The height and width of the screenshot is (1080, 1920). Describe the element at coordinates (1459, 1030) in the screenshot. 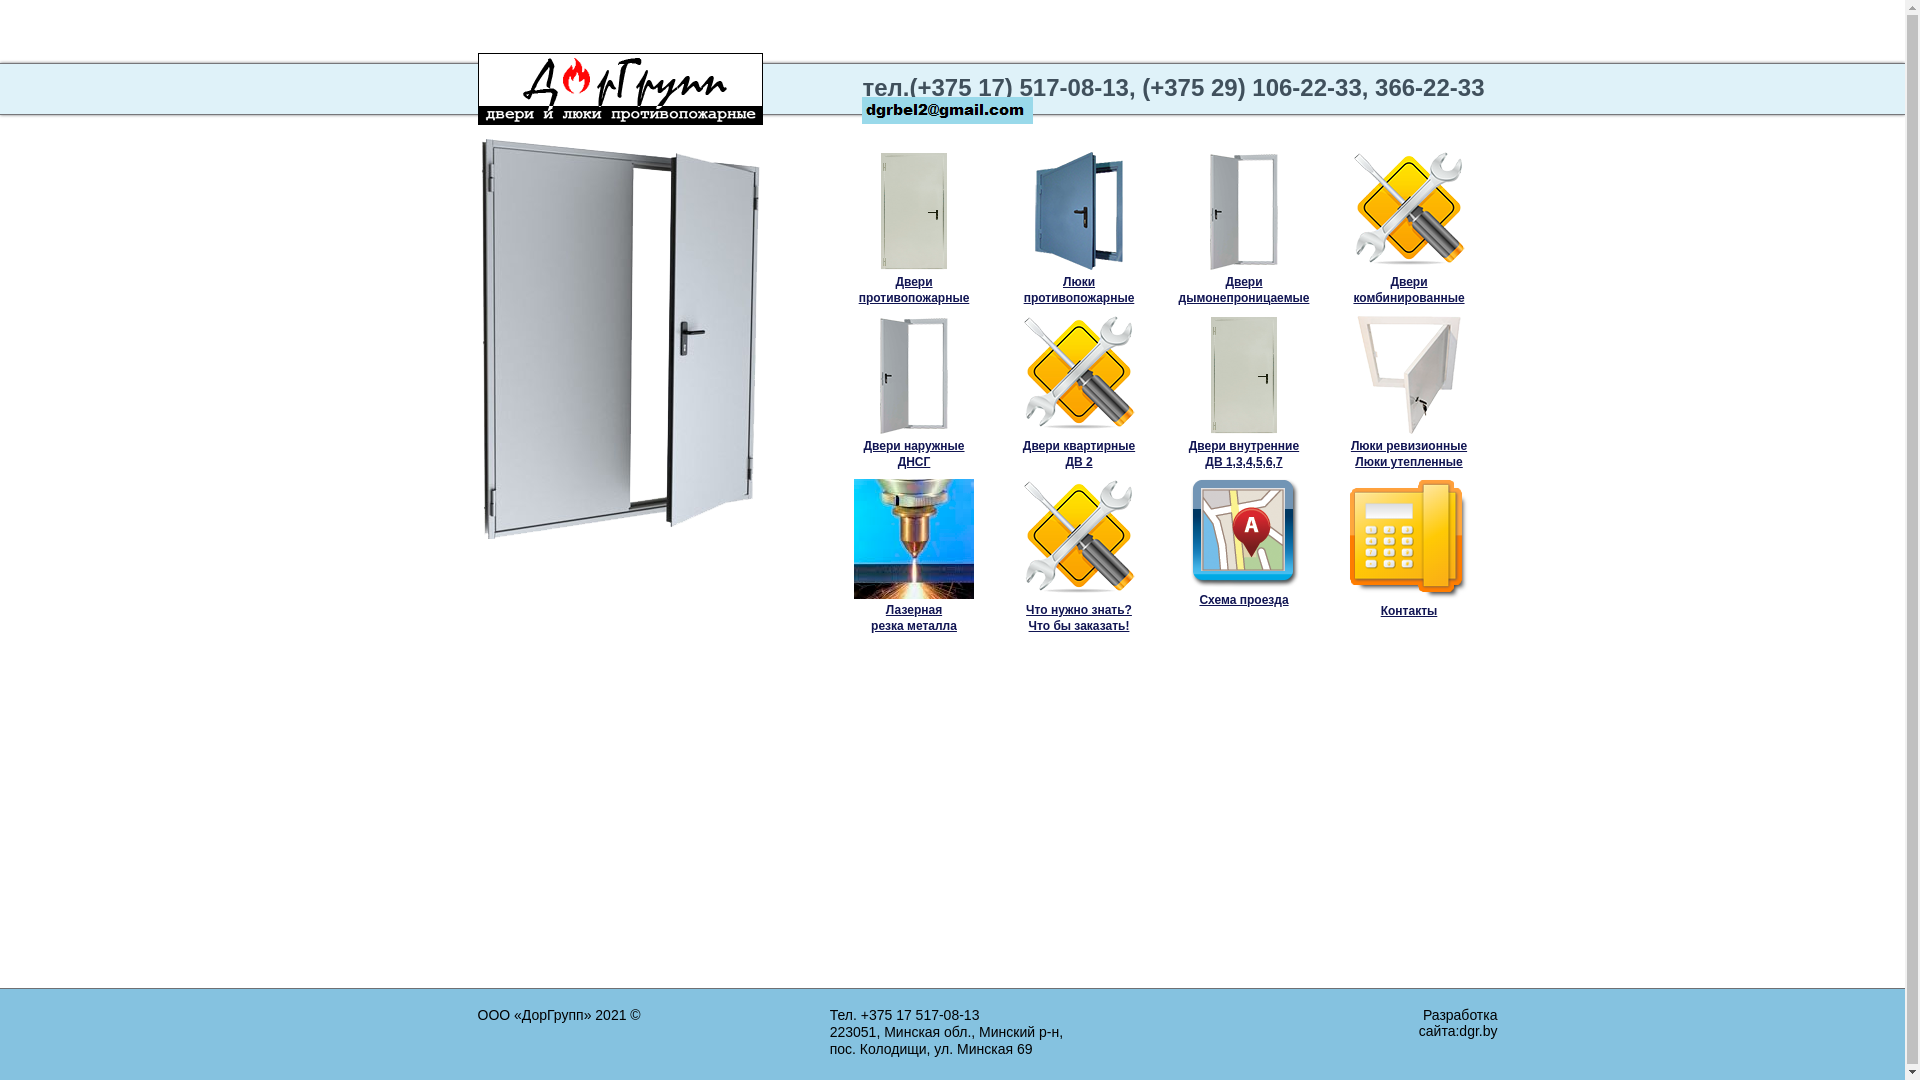

I see `'dgr.by'` at that location.